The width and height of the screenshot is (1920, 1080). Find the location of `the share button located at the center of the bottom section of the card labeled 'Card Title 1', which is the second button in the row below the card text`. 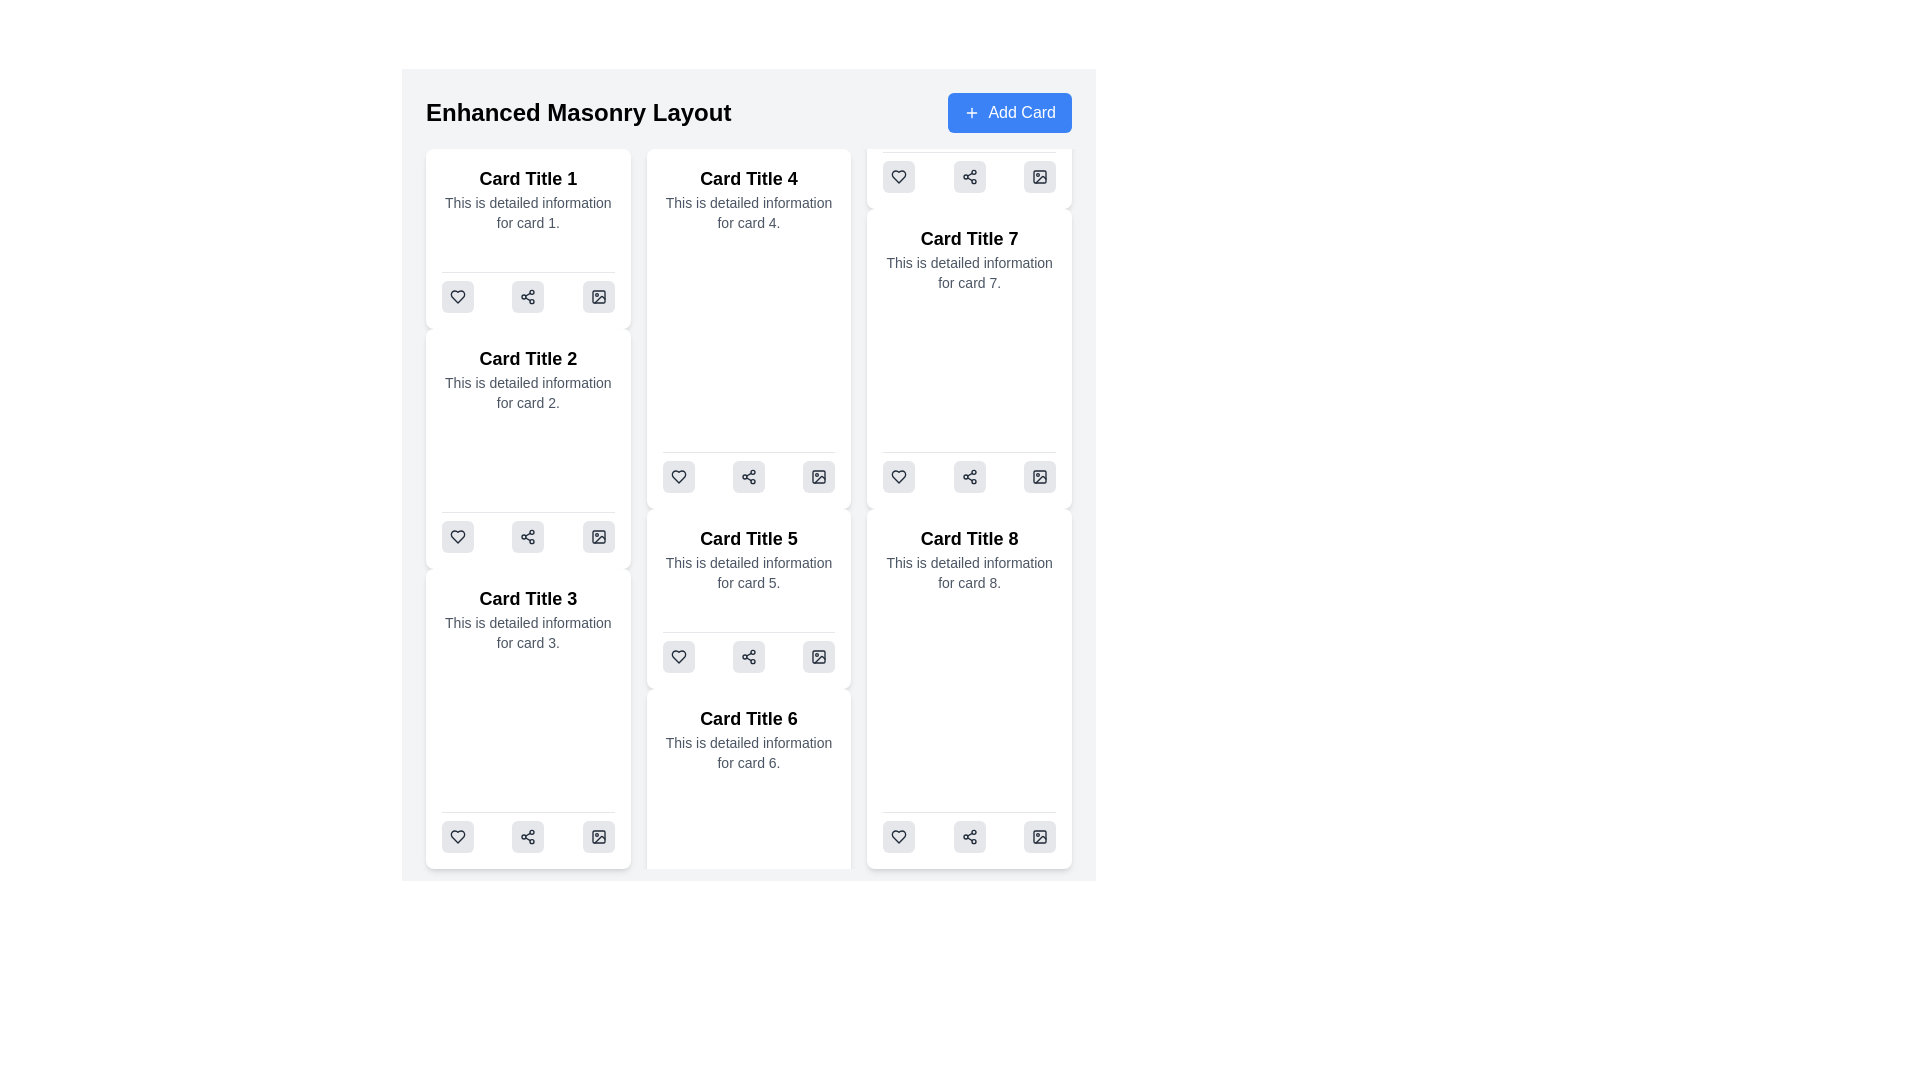

the share button located at the center of the bottom section of the card labeled 'Card Title 1', which is the second button in the row below the card text is located at coordinates (528, 297).